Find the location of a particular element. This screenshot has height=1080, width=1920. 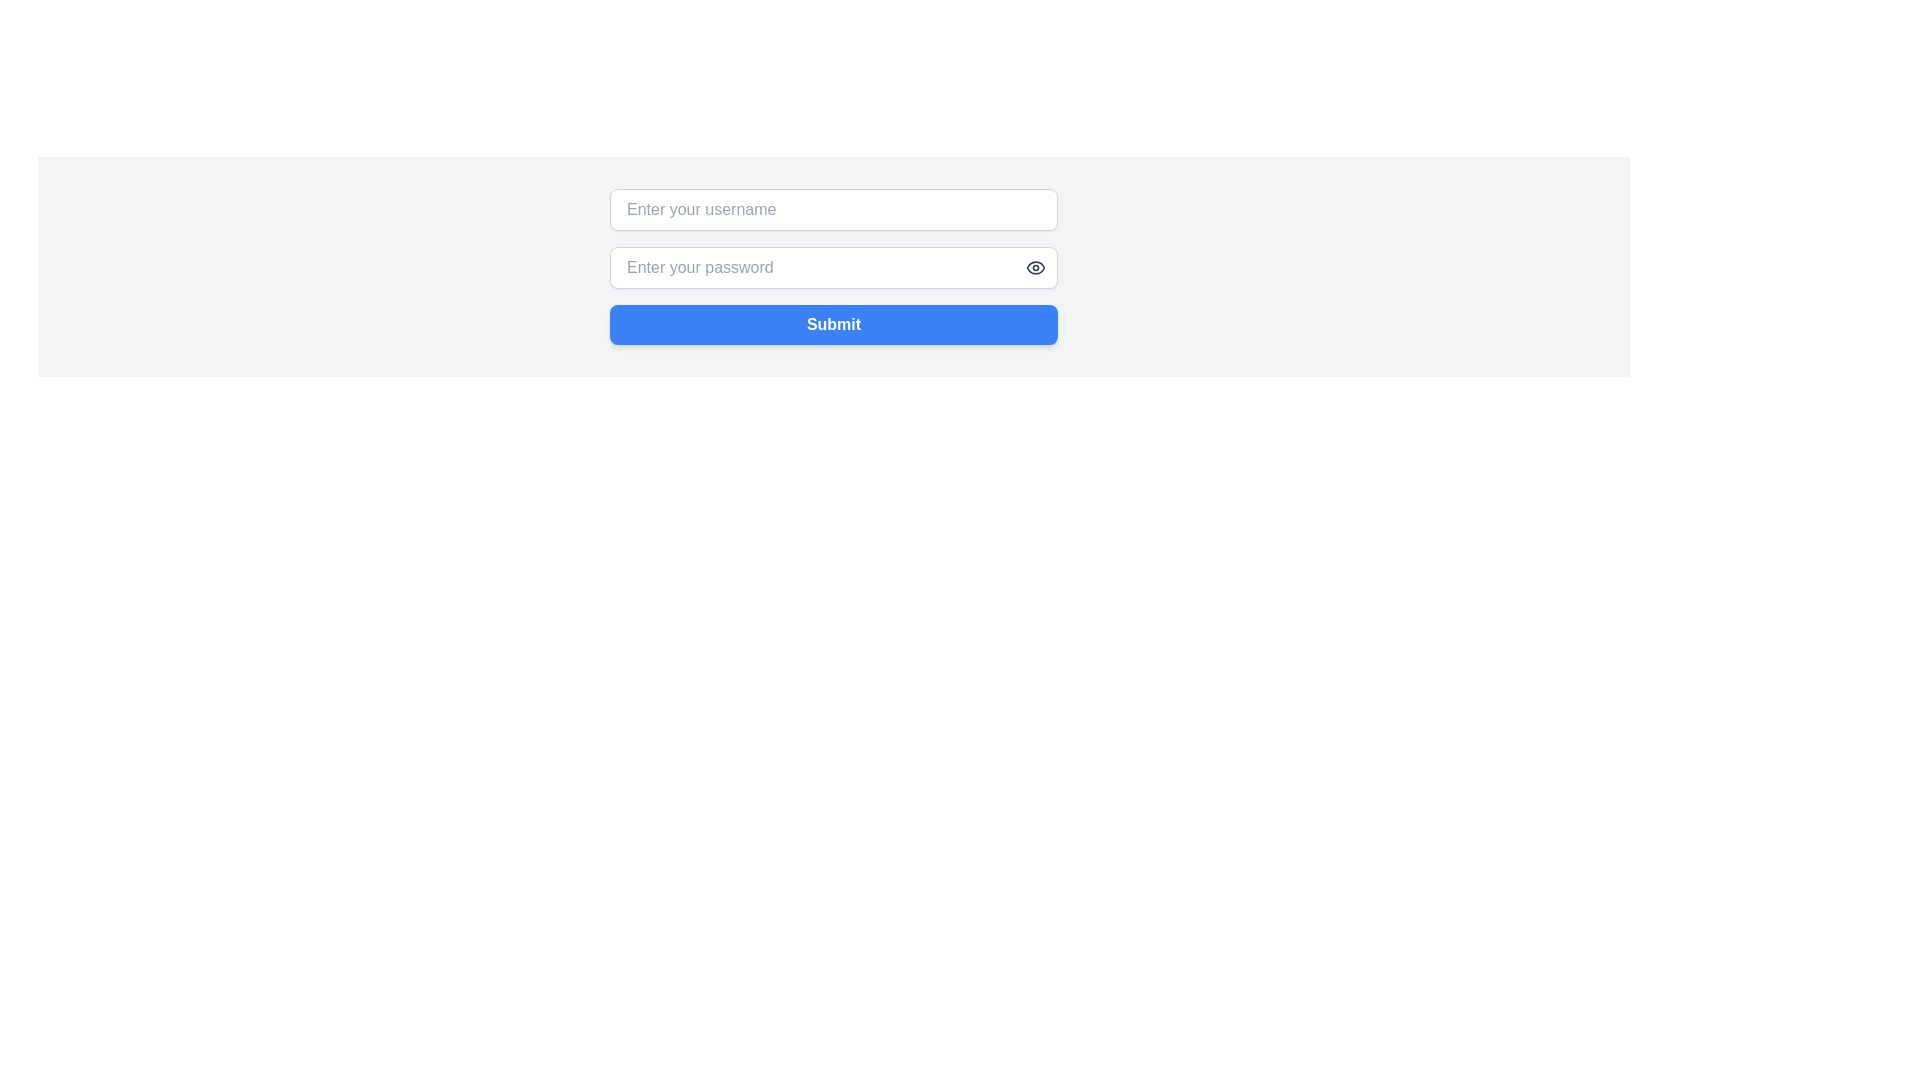

the eye-shaped password visibility toggle icon, which is gray and outlined, positioned towards the right edge of the password input field, to check the visual indication of the password visibility state is located at coordinates (1036, 266).